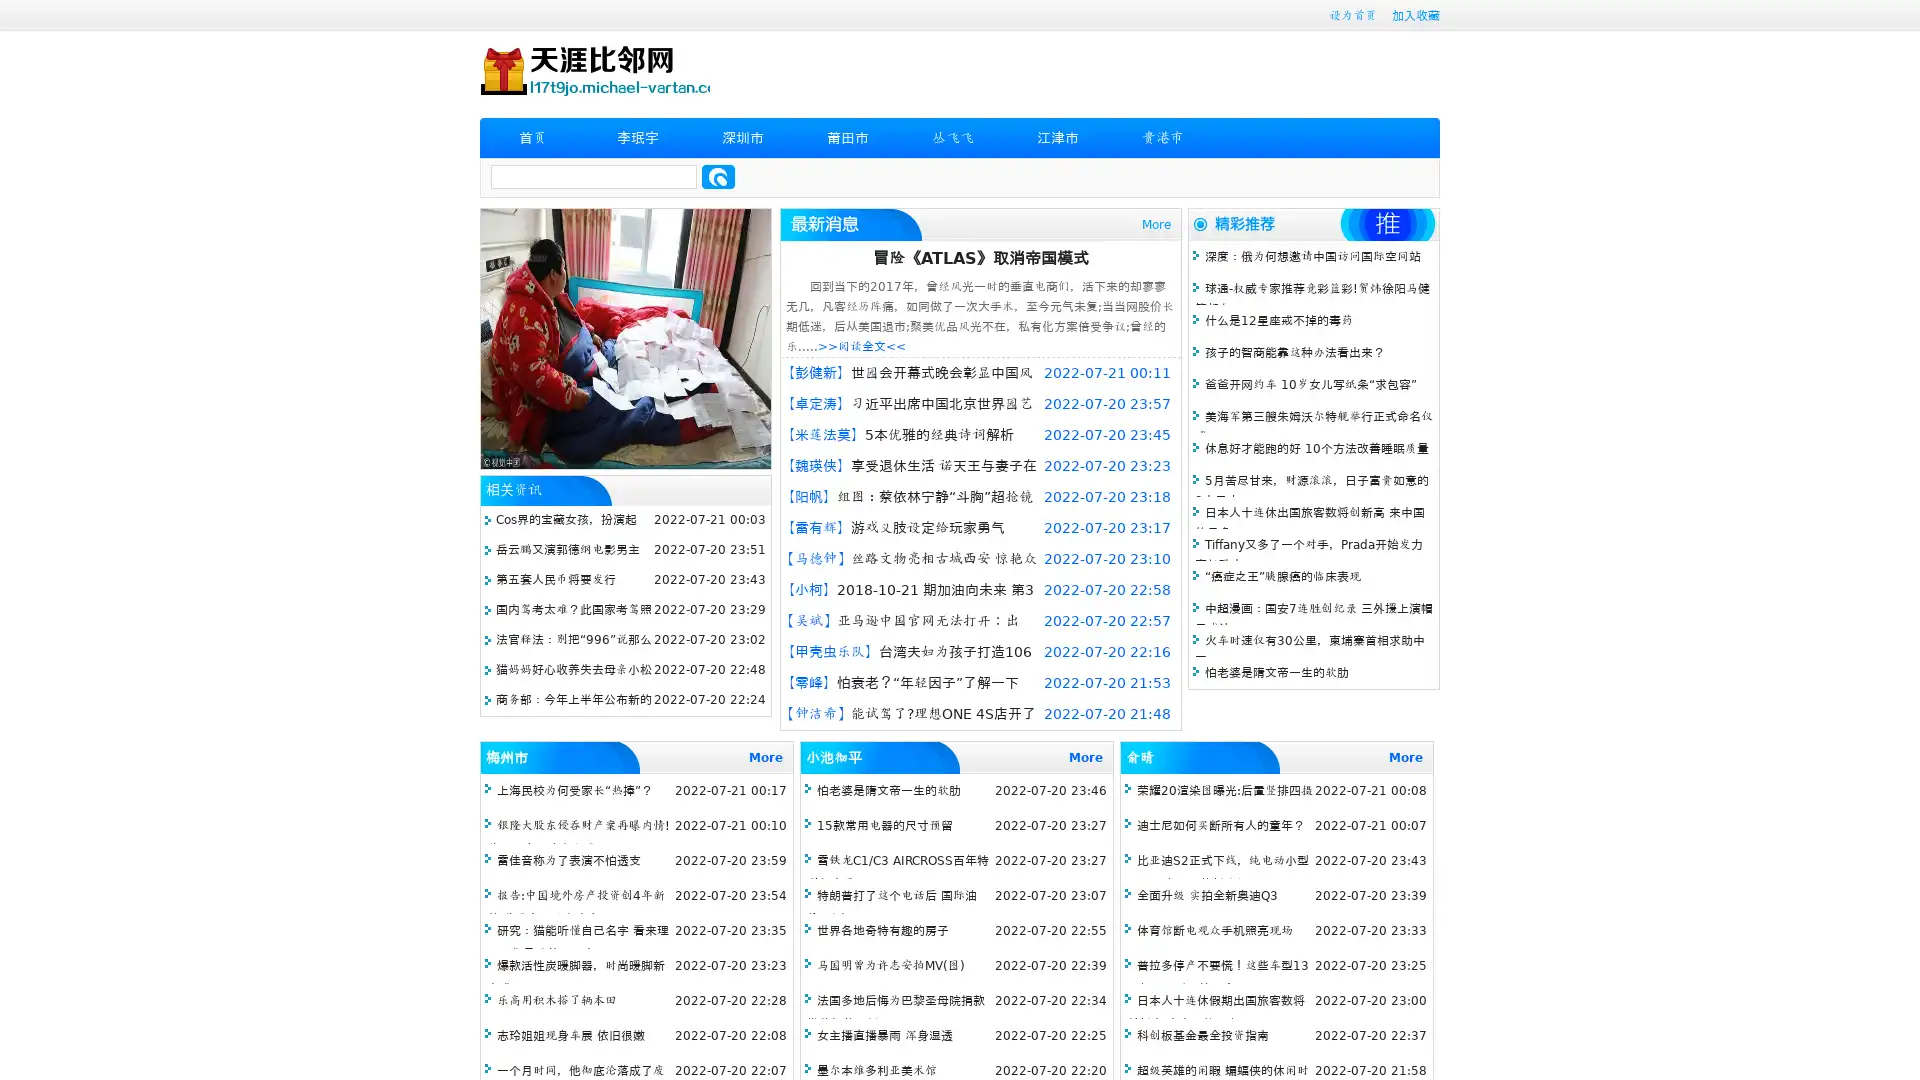 This screenshot has height=1080, width=1920. Describe the element at coordinates (718, 176) in the screenshot. I see `Search` at that location.